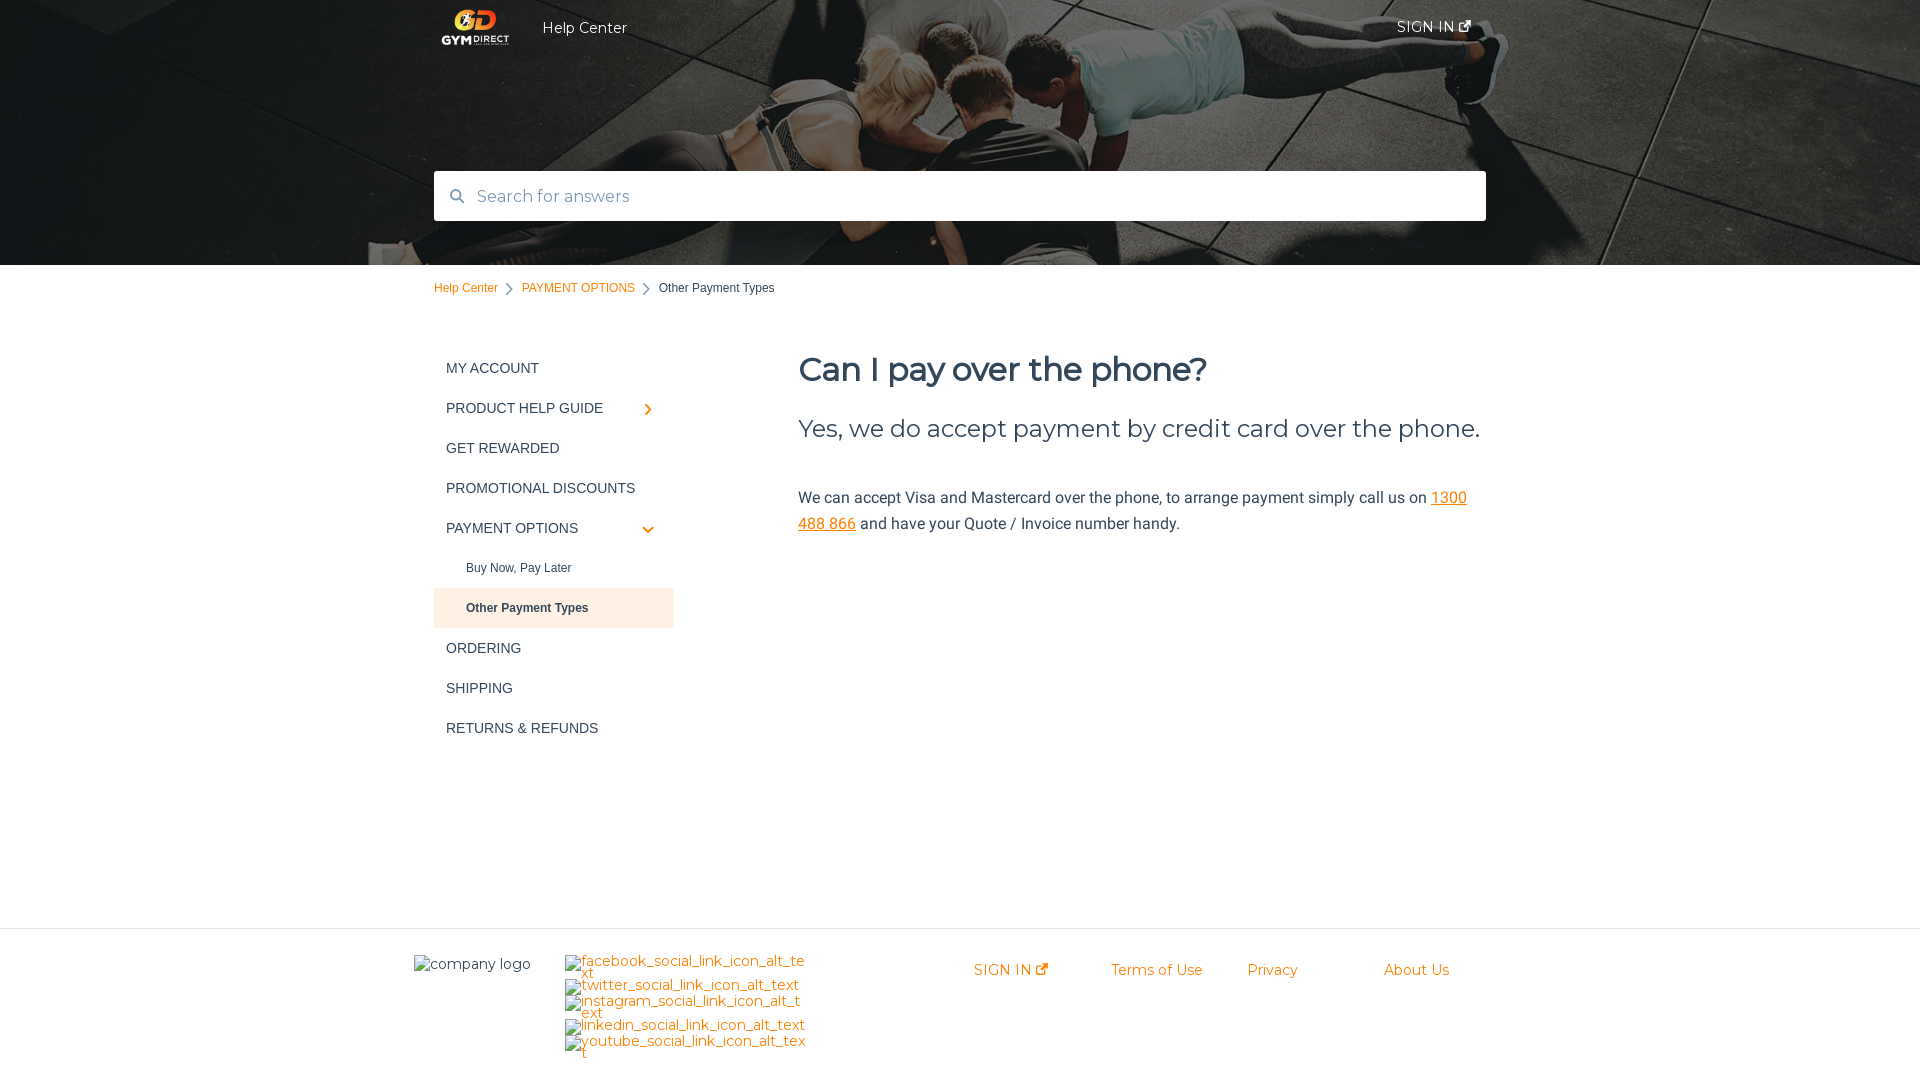 The width and height of the screenshot is (1920, 1080). What do you see at coordinates (1415, 968) in the screenshot?
I see `'About Us'` at bounding box center [1415, 968].